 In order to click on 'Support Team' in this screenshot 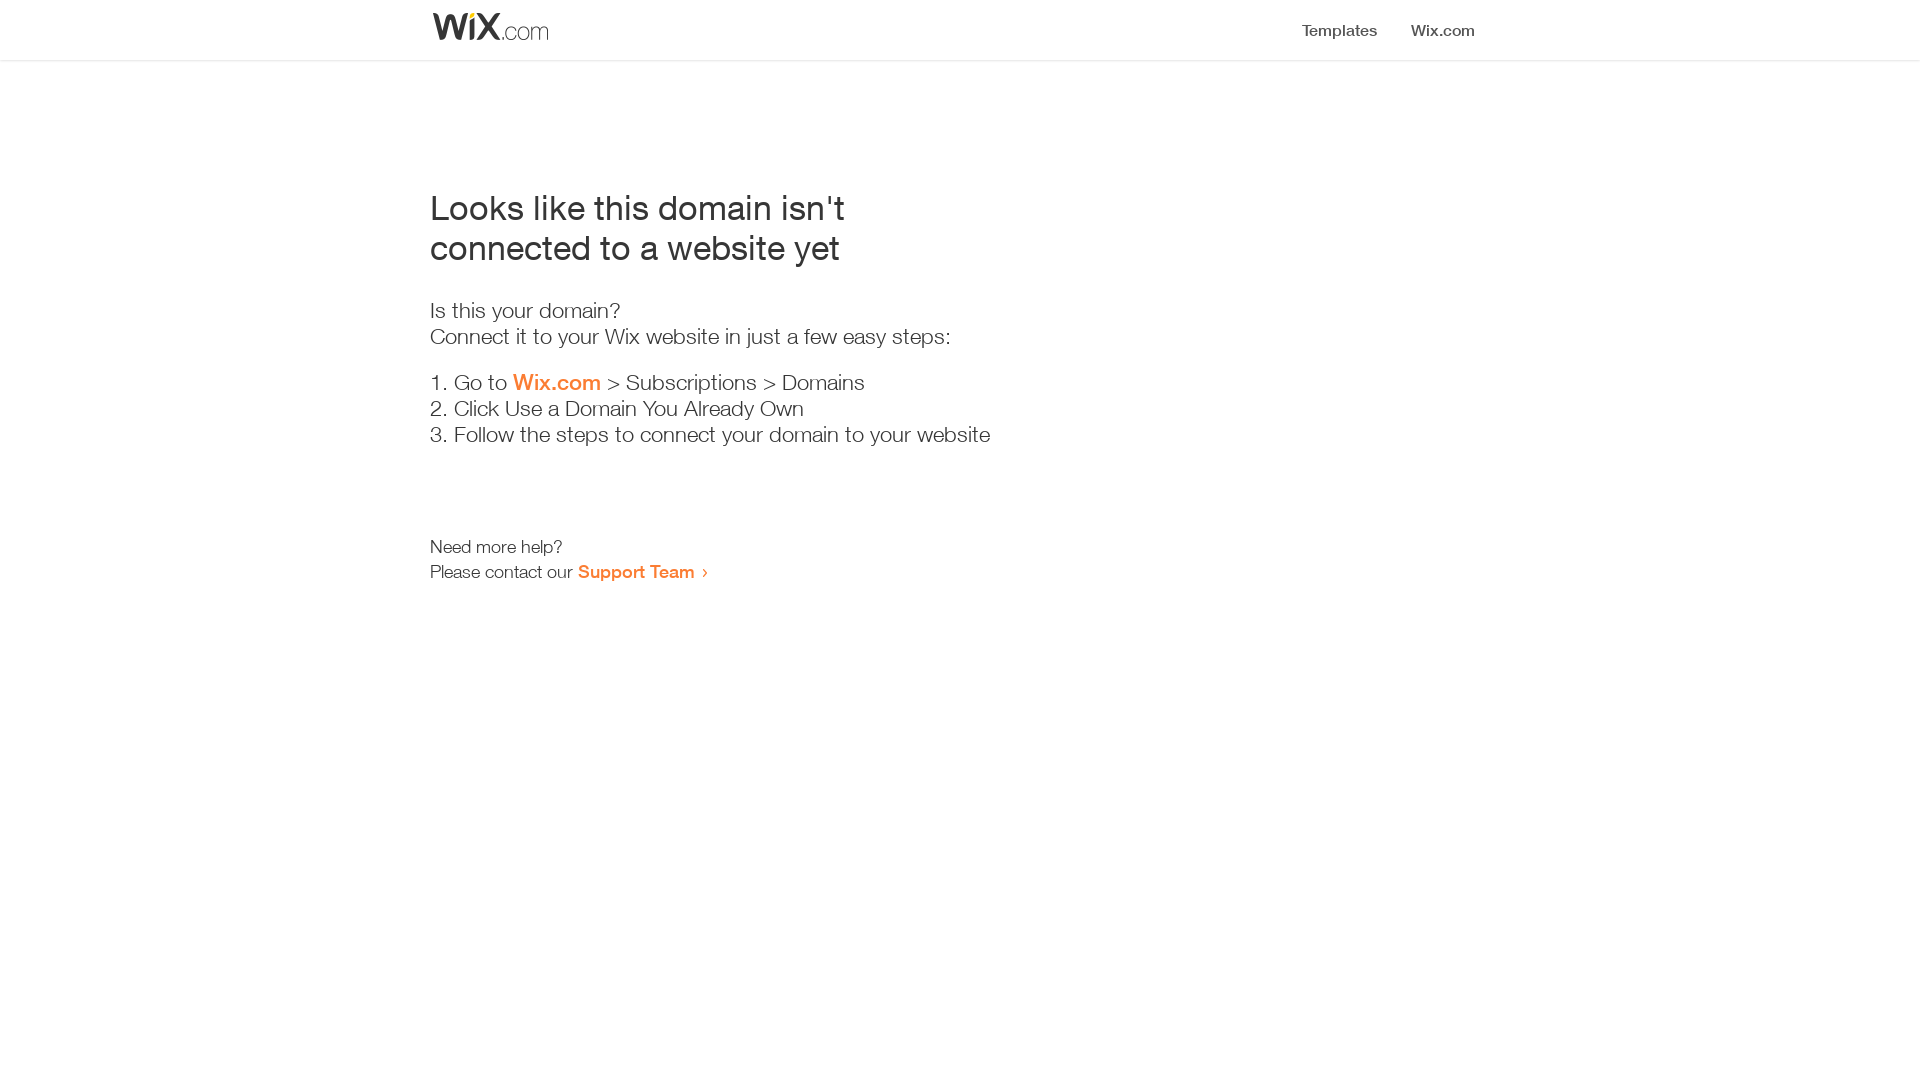, I will do `click(576, 570)`.